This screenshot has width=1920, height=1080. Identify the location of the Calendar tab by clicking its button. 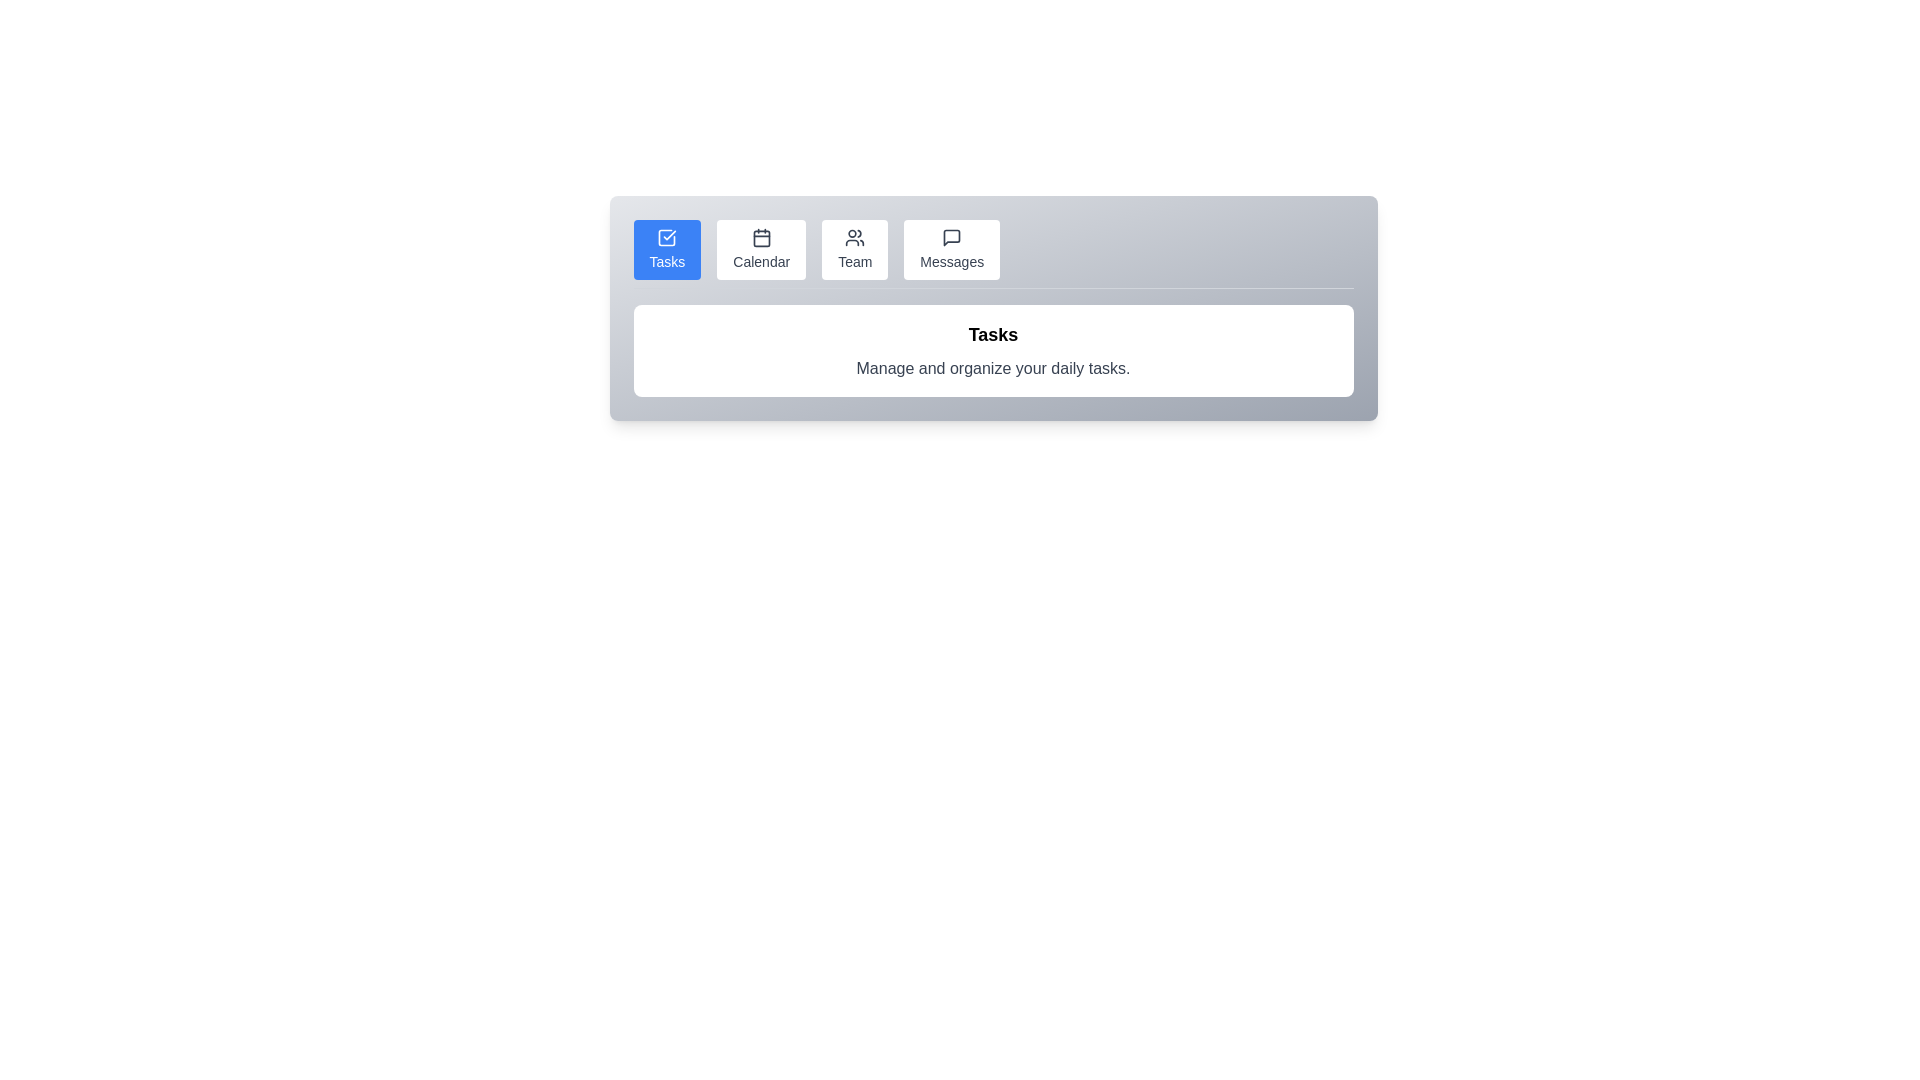
(760, 249).